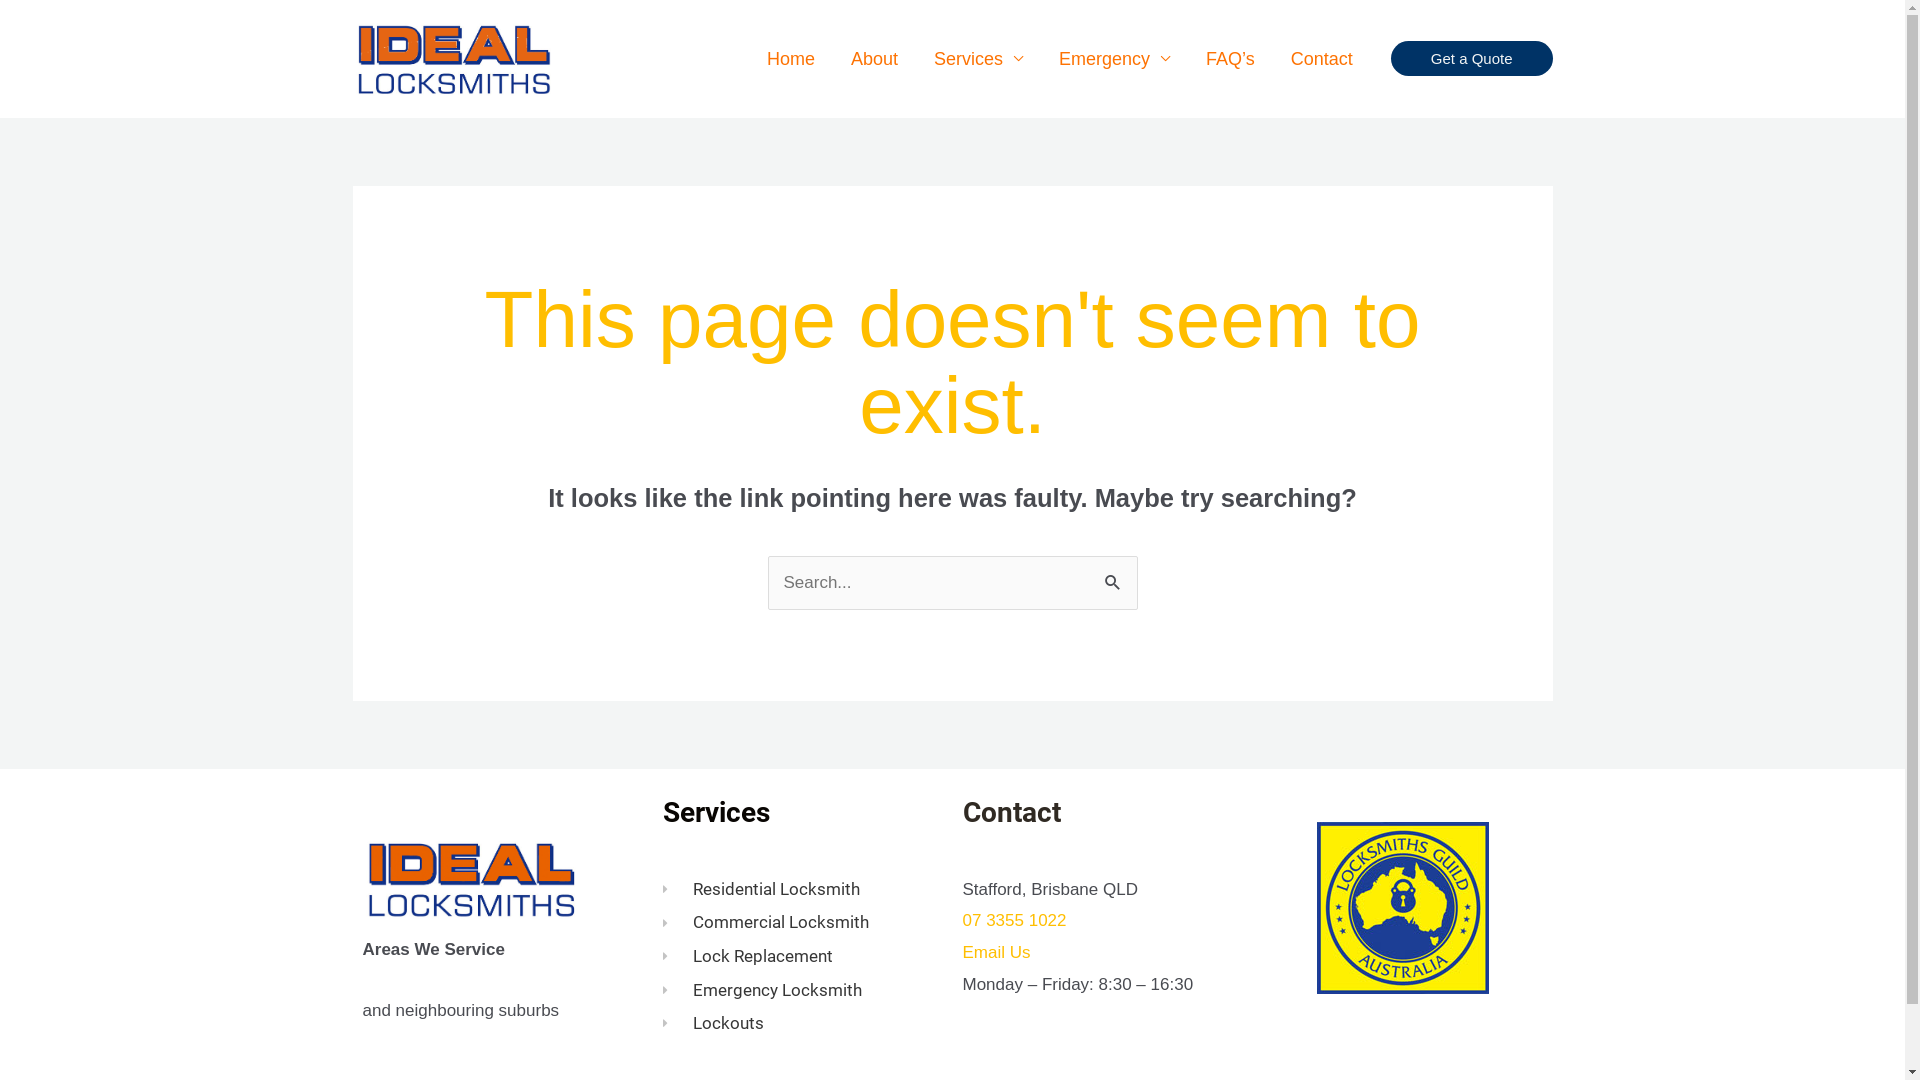  I want to click on 'Lockouts', so click(801, 1023).